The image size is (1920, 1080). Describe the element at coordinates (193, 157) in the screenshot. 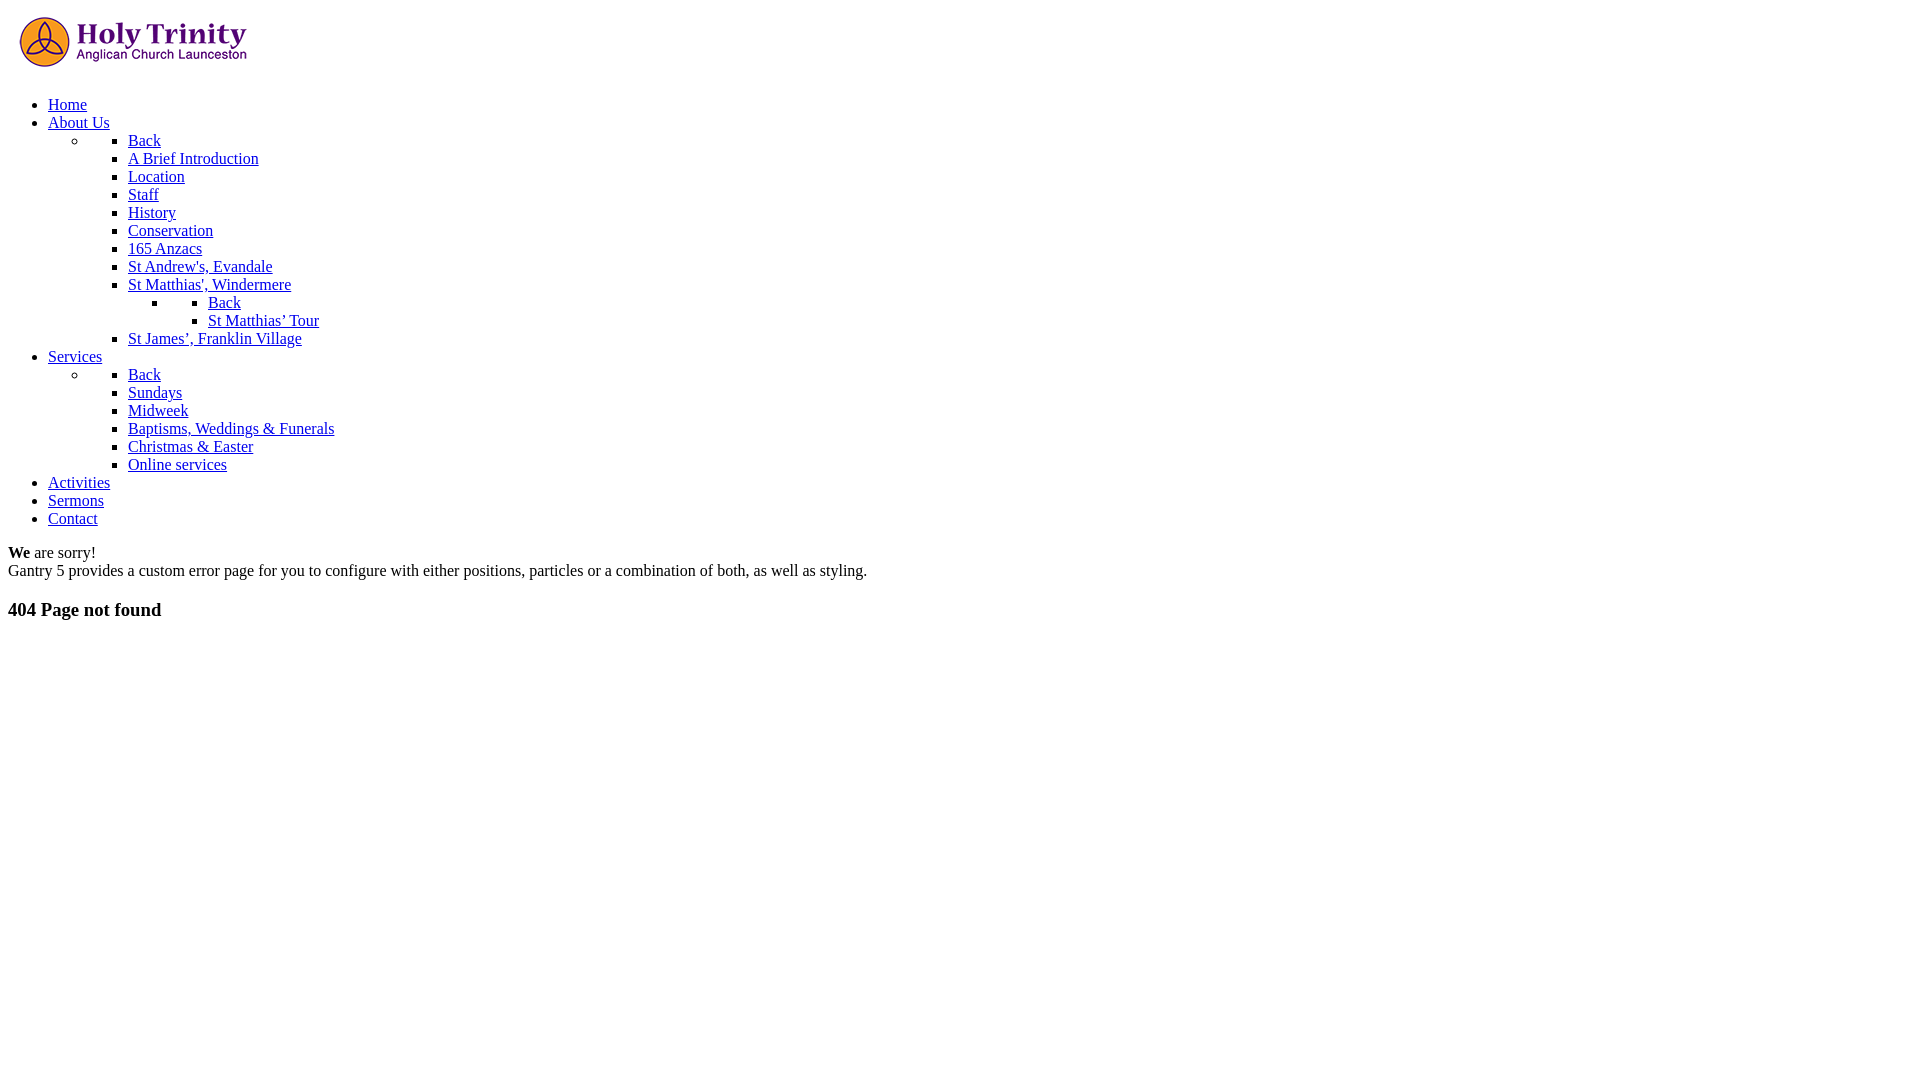

I see `'A Brief Introduction'` at that location.